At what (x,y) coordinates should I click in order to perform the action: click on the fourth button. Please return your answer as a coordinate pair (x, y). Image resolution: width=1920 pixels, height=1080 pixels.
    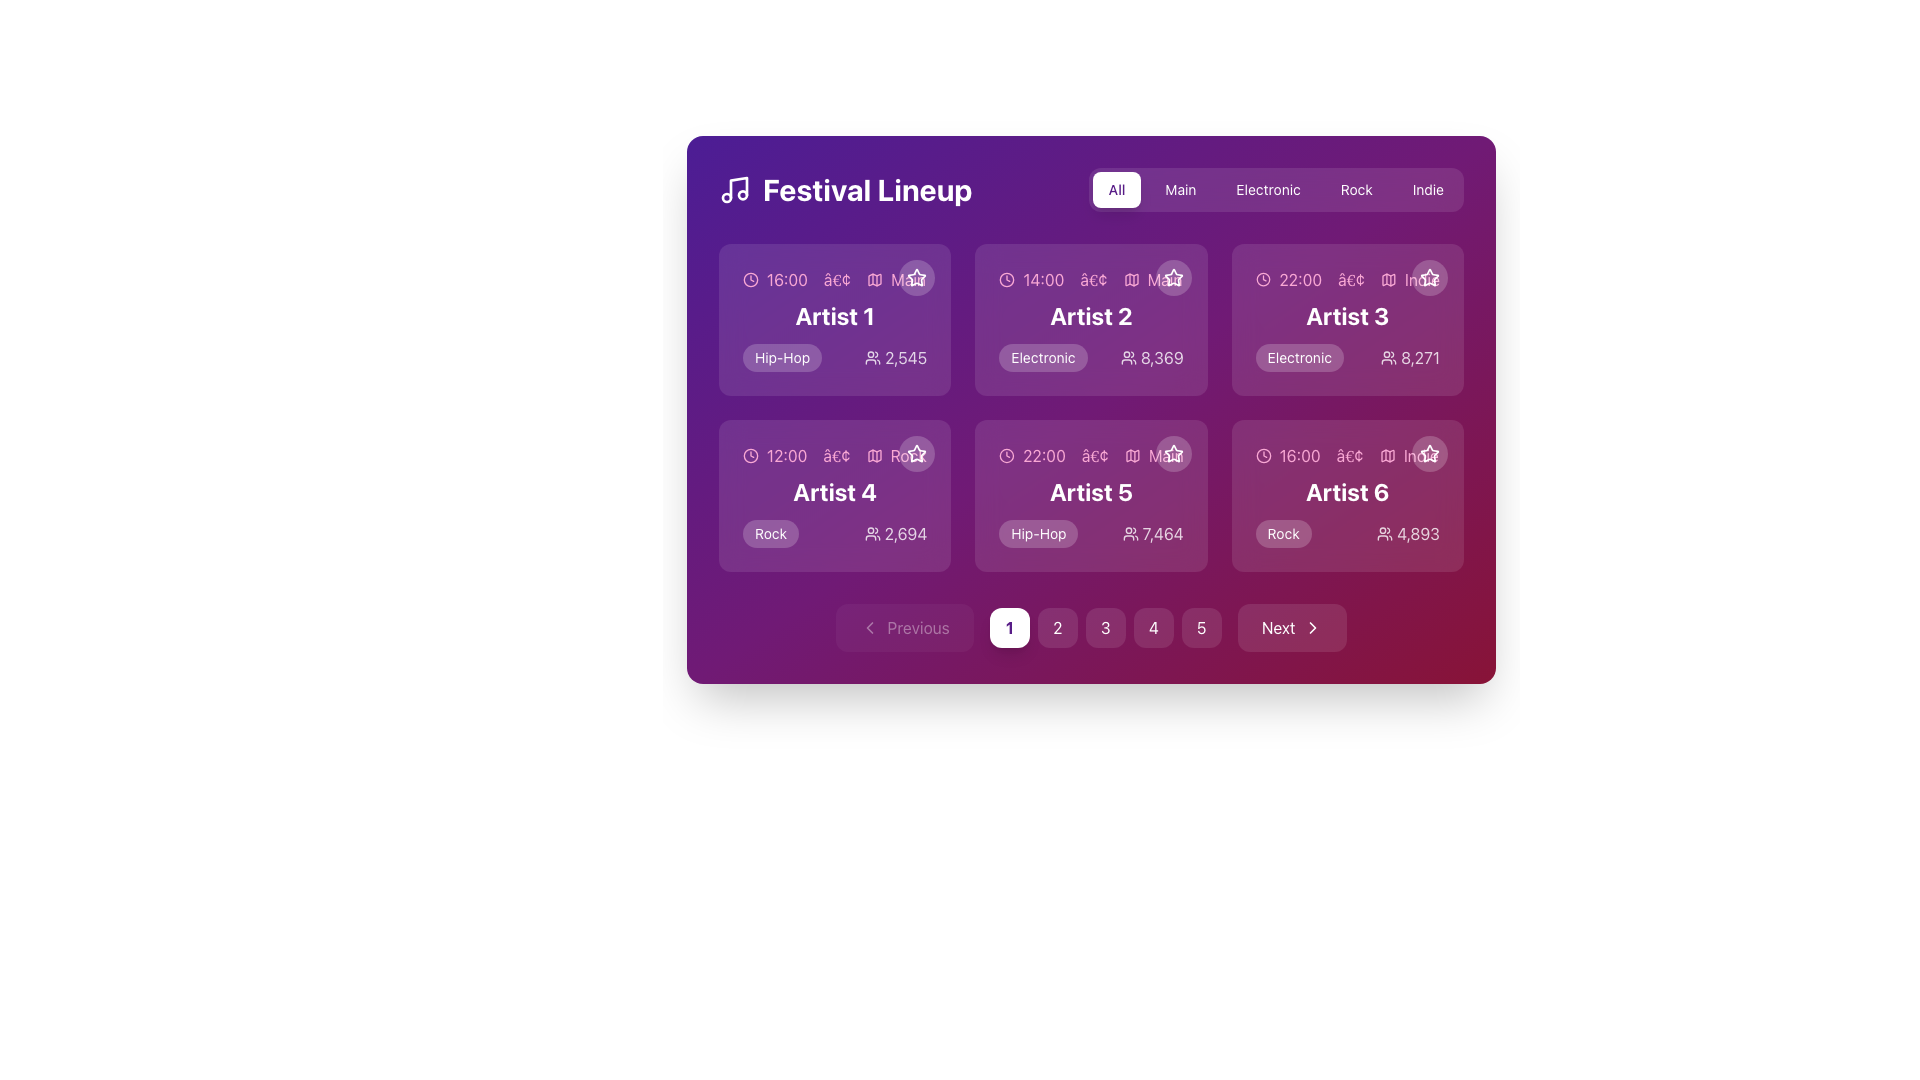
    Looking at the image, I should click on (1153, 627).